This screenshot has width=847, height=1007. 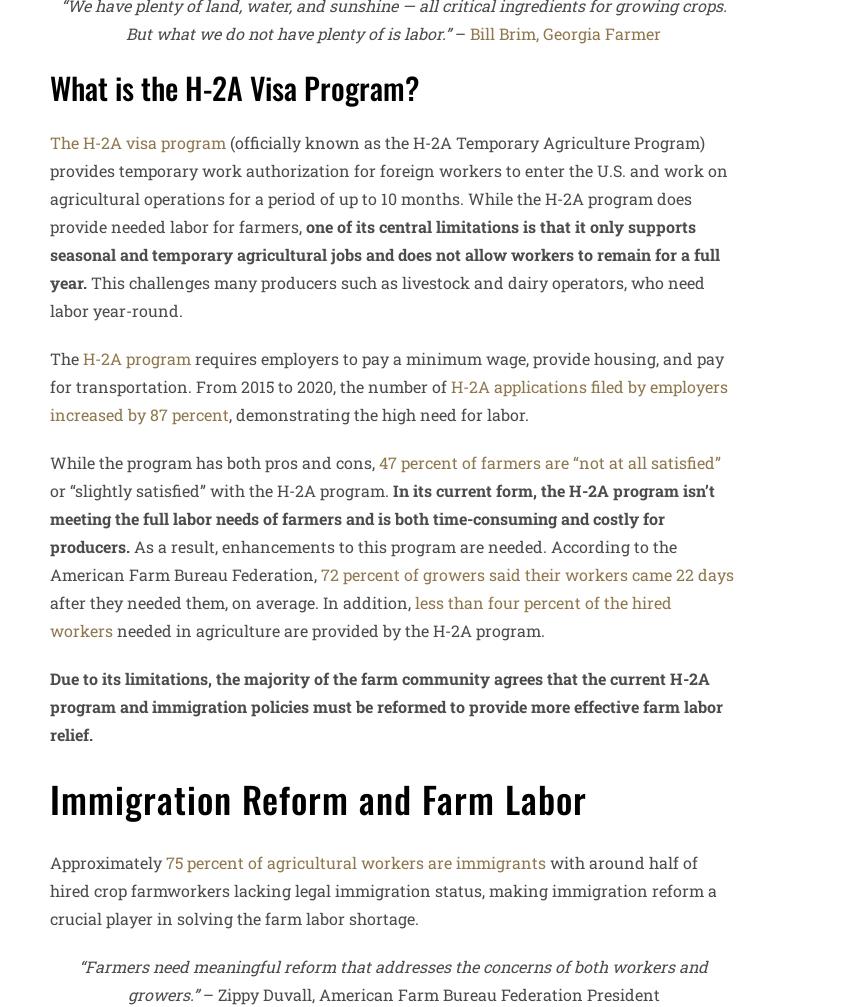 I want to click on 'after they needed them, on average. In addition,', so click(x=232, y=600).